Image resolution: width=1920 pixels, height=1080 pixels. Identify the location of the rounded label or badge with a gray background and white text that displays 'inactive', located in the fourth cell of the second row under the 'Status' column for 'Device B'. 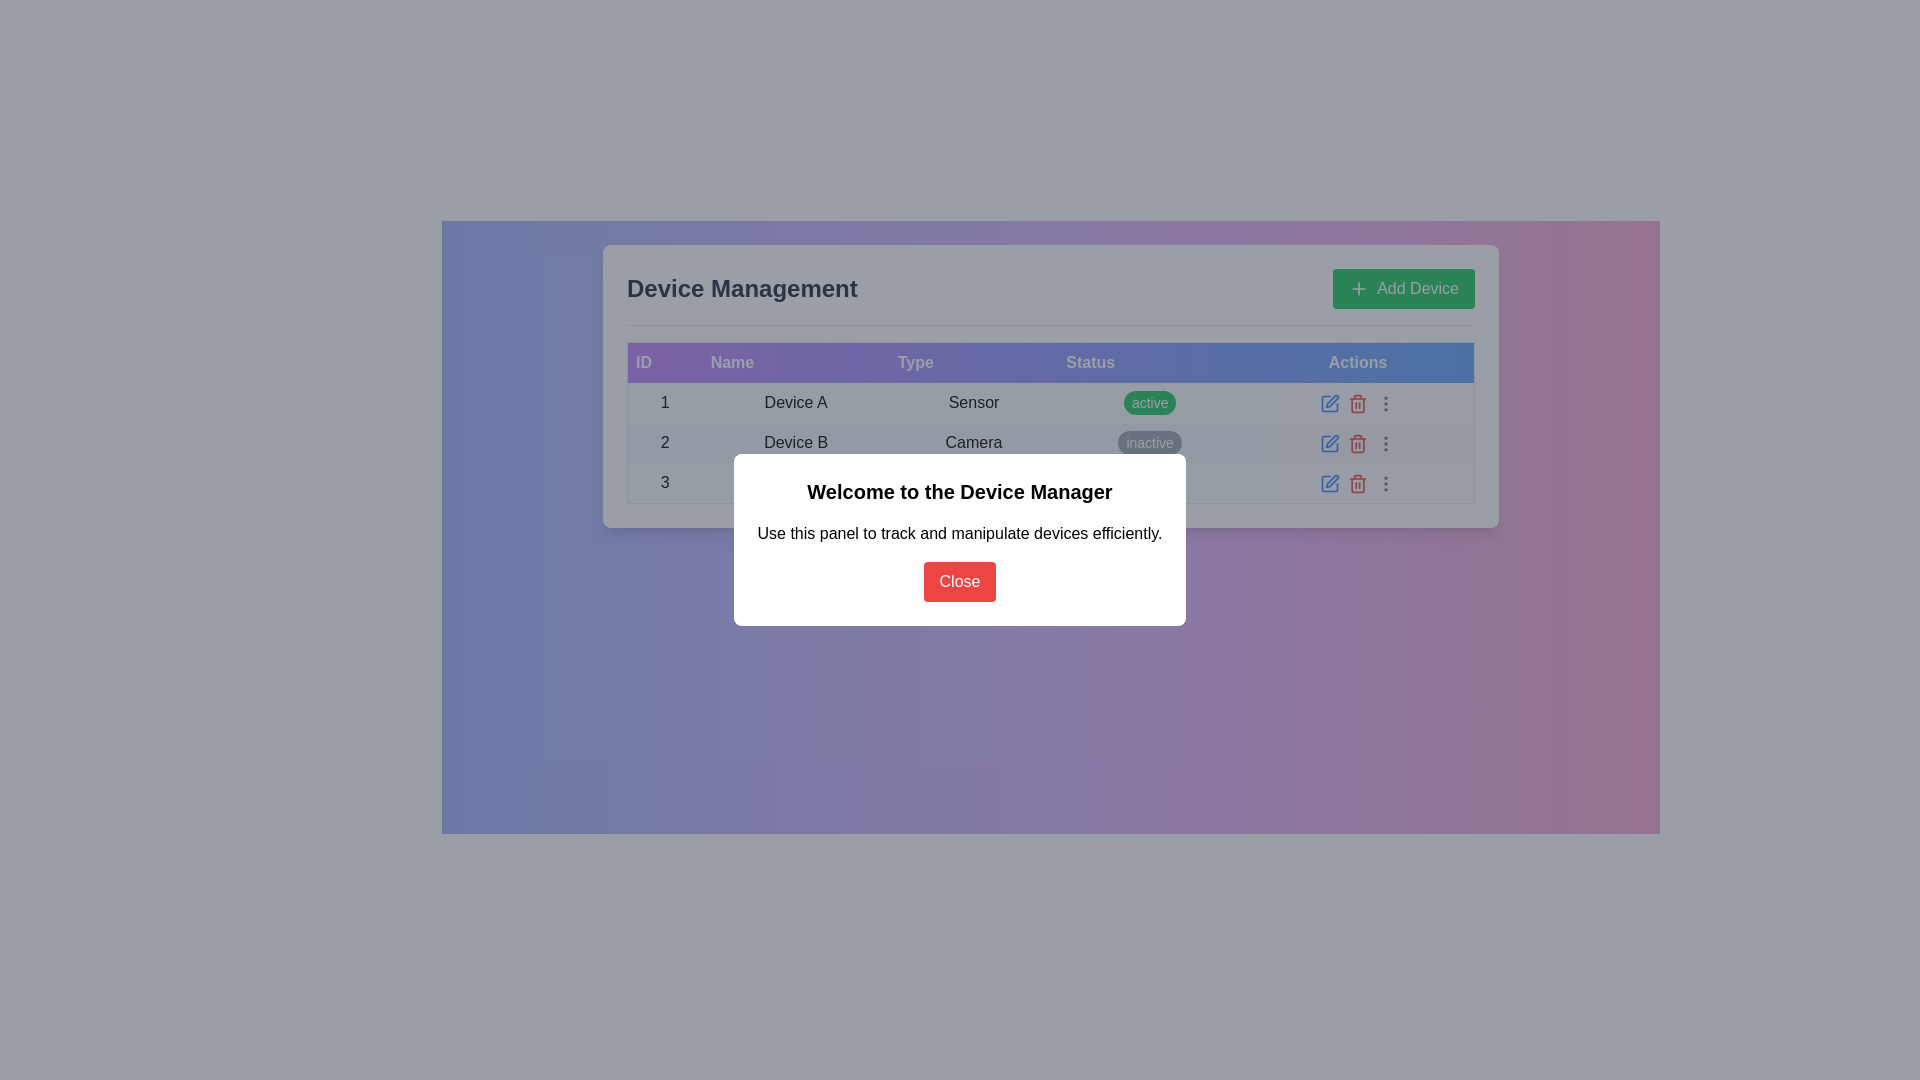
(1150, 442).